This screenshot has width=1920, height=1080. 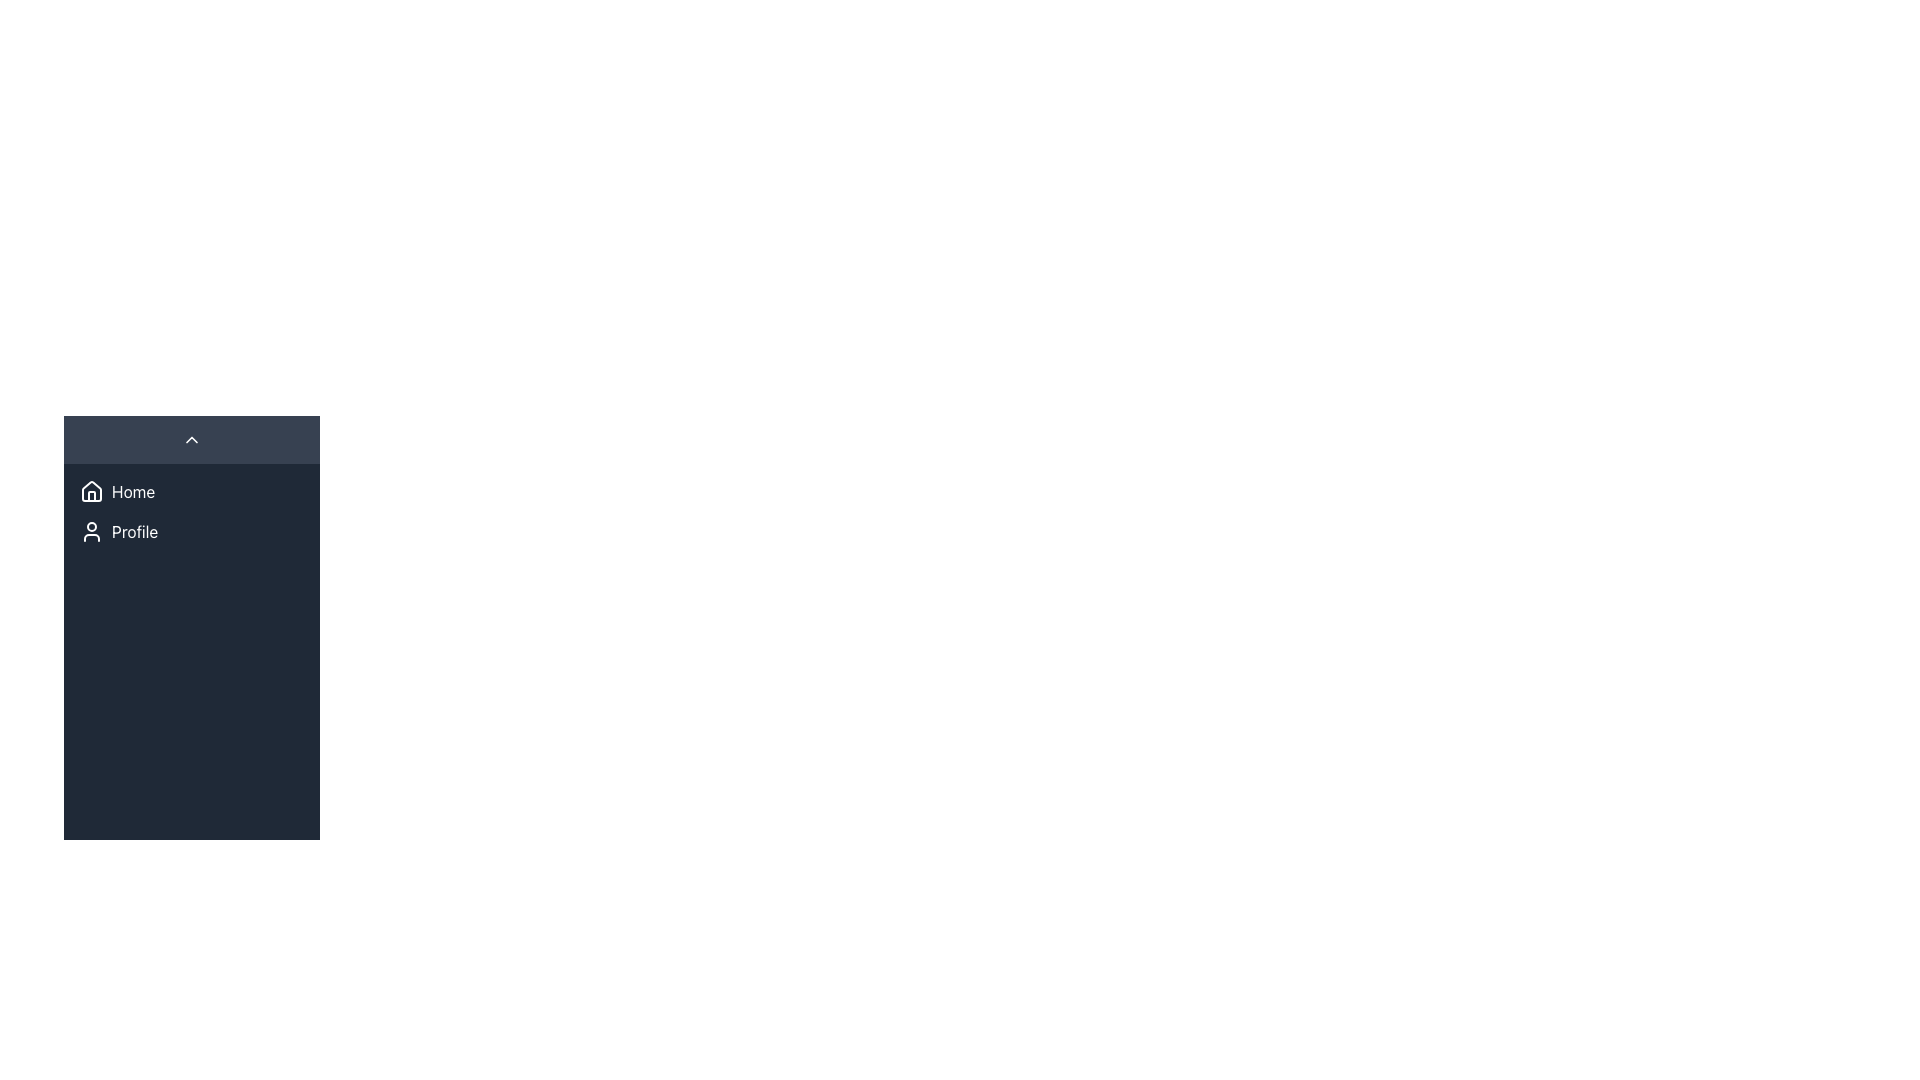 What do you see at coordinates (192, 438) in the screenshot?
I see `the upward collapsing icon located in the menu header above the 'Home' and 'Profile' items` at bounding box center [192, 438].